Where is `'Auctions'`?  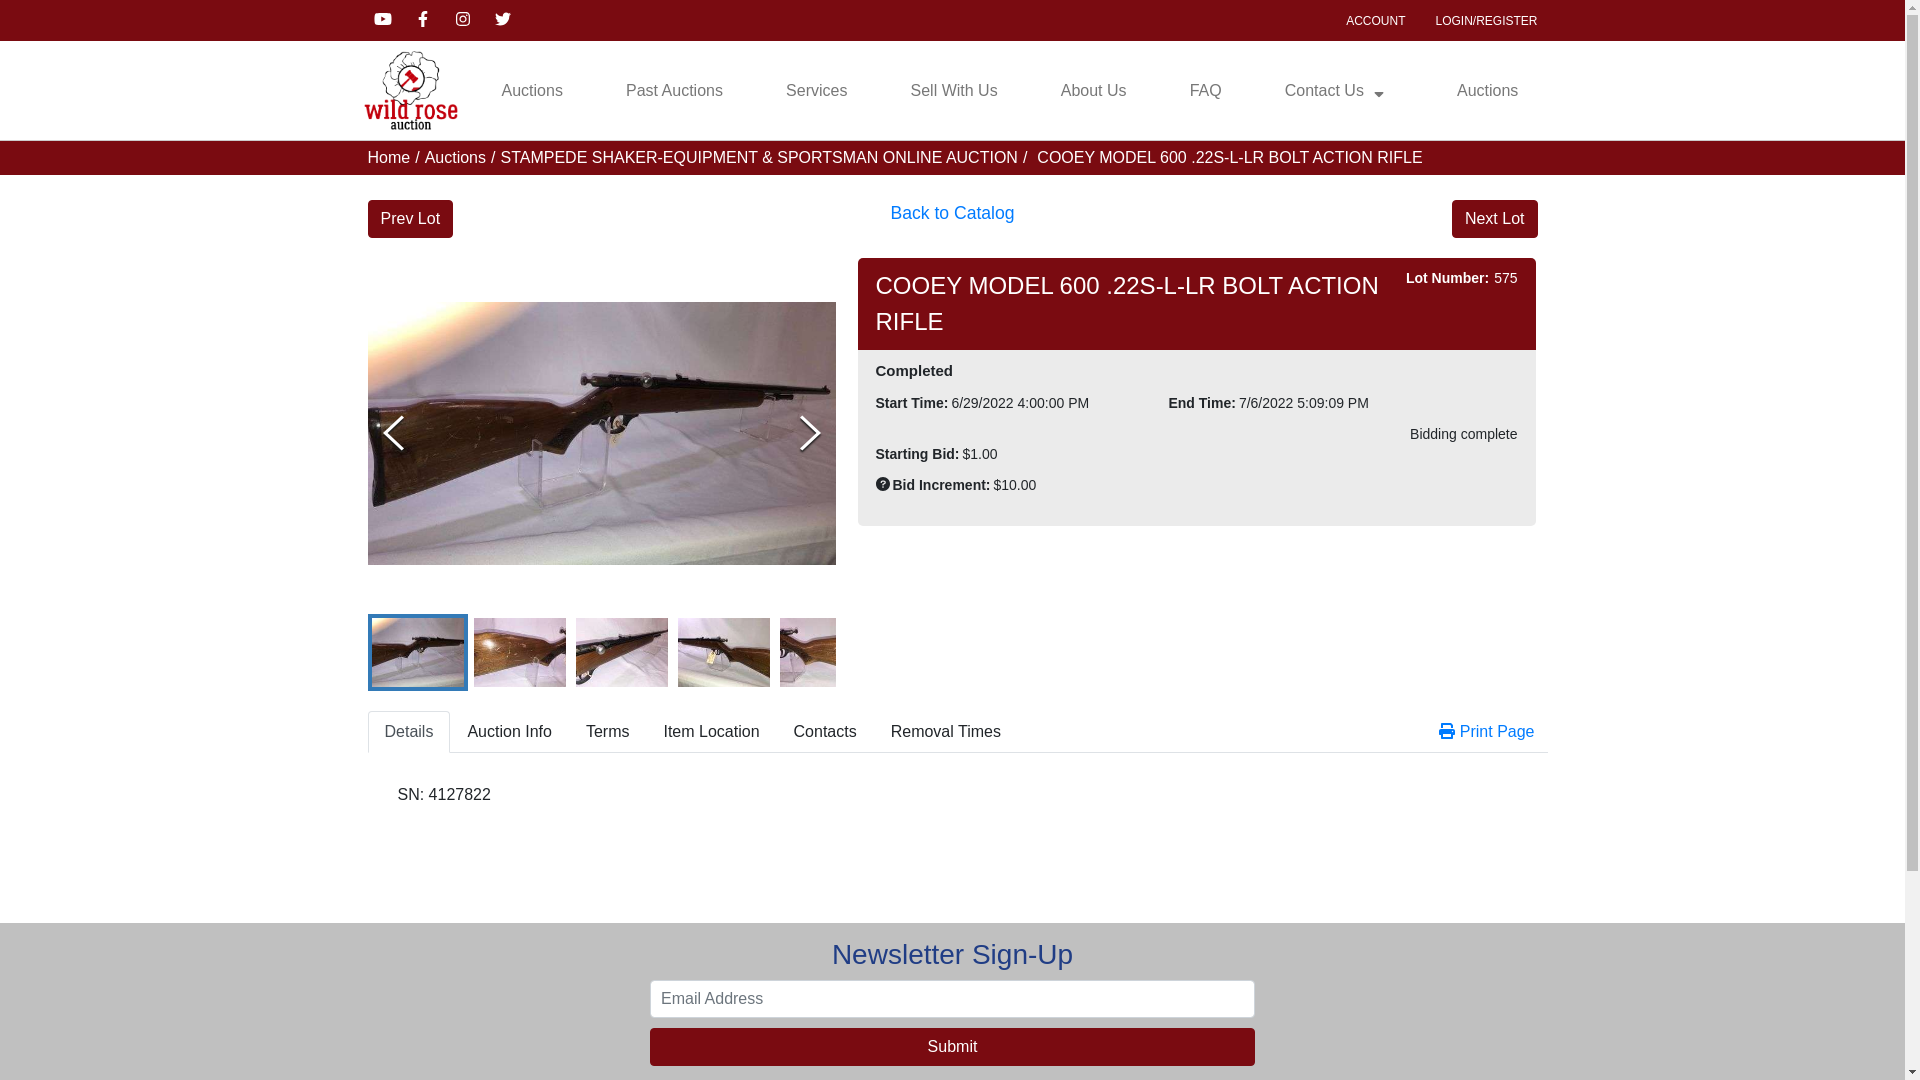 'Auctions' is located at coordinates (532, 91).